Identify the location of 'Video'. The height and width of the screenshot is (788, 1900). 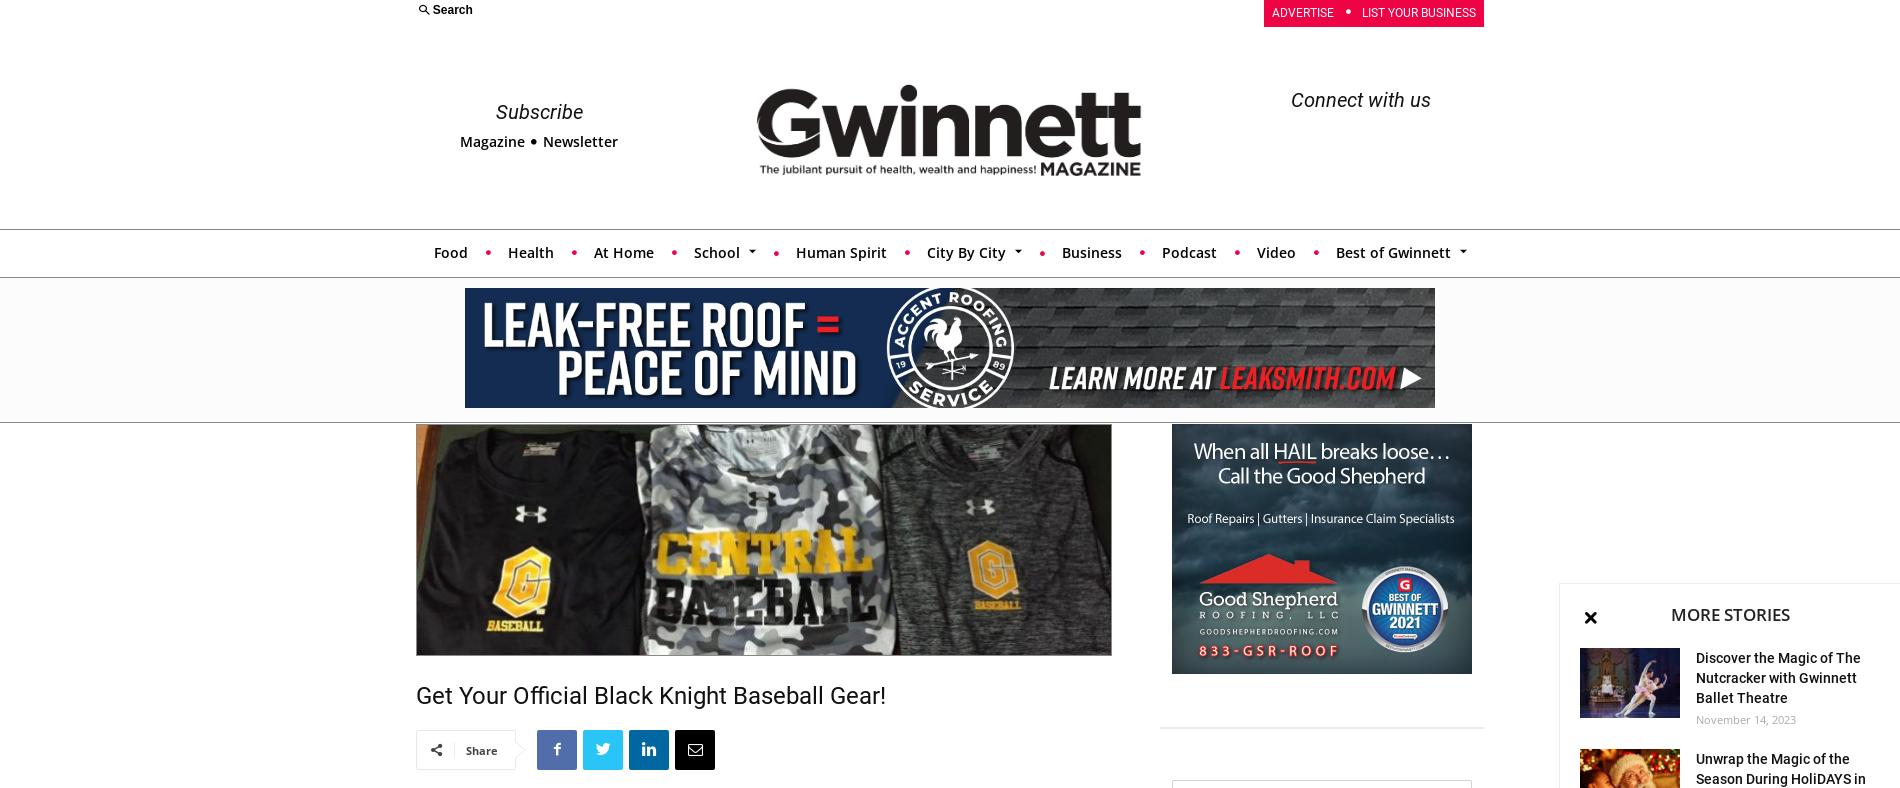
(1274, 250).